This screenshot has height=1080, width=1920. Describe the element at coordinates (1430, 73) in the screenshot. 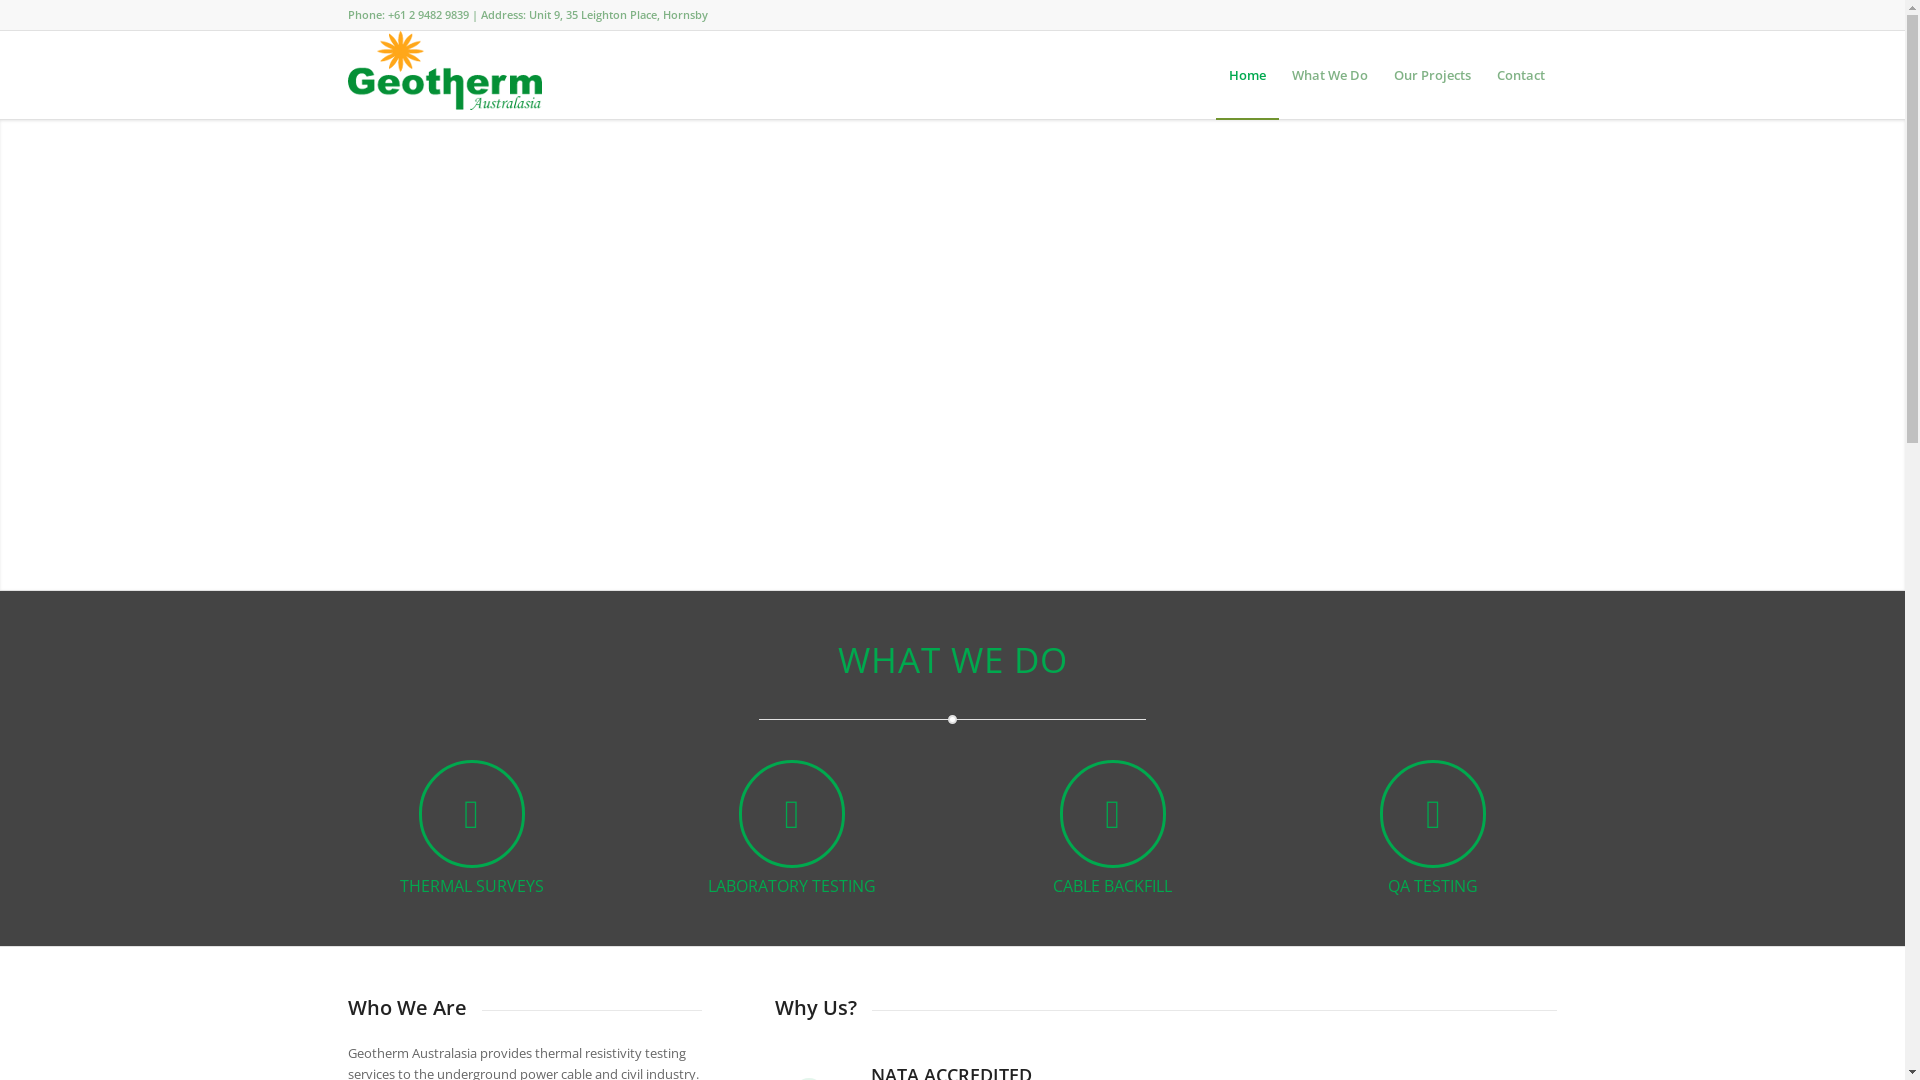

I see `'Our Projects'` at that location.